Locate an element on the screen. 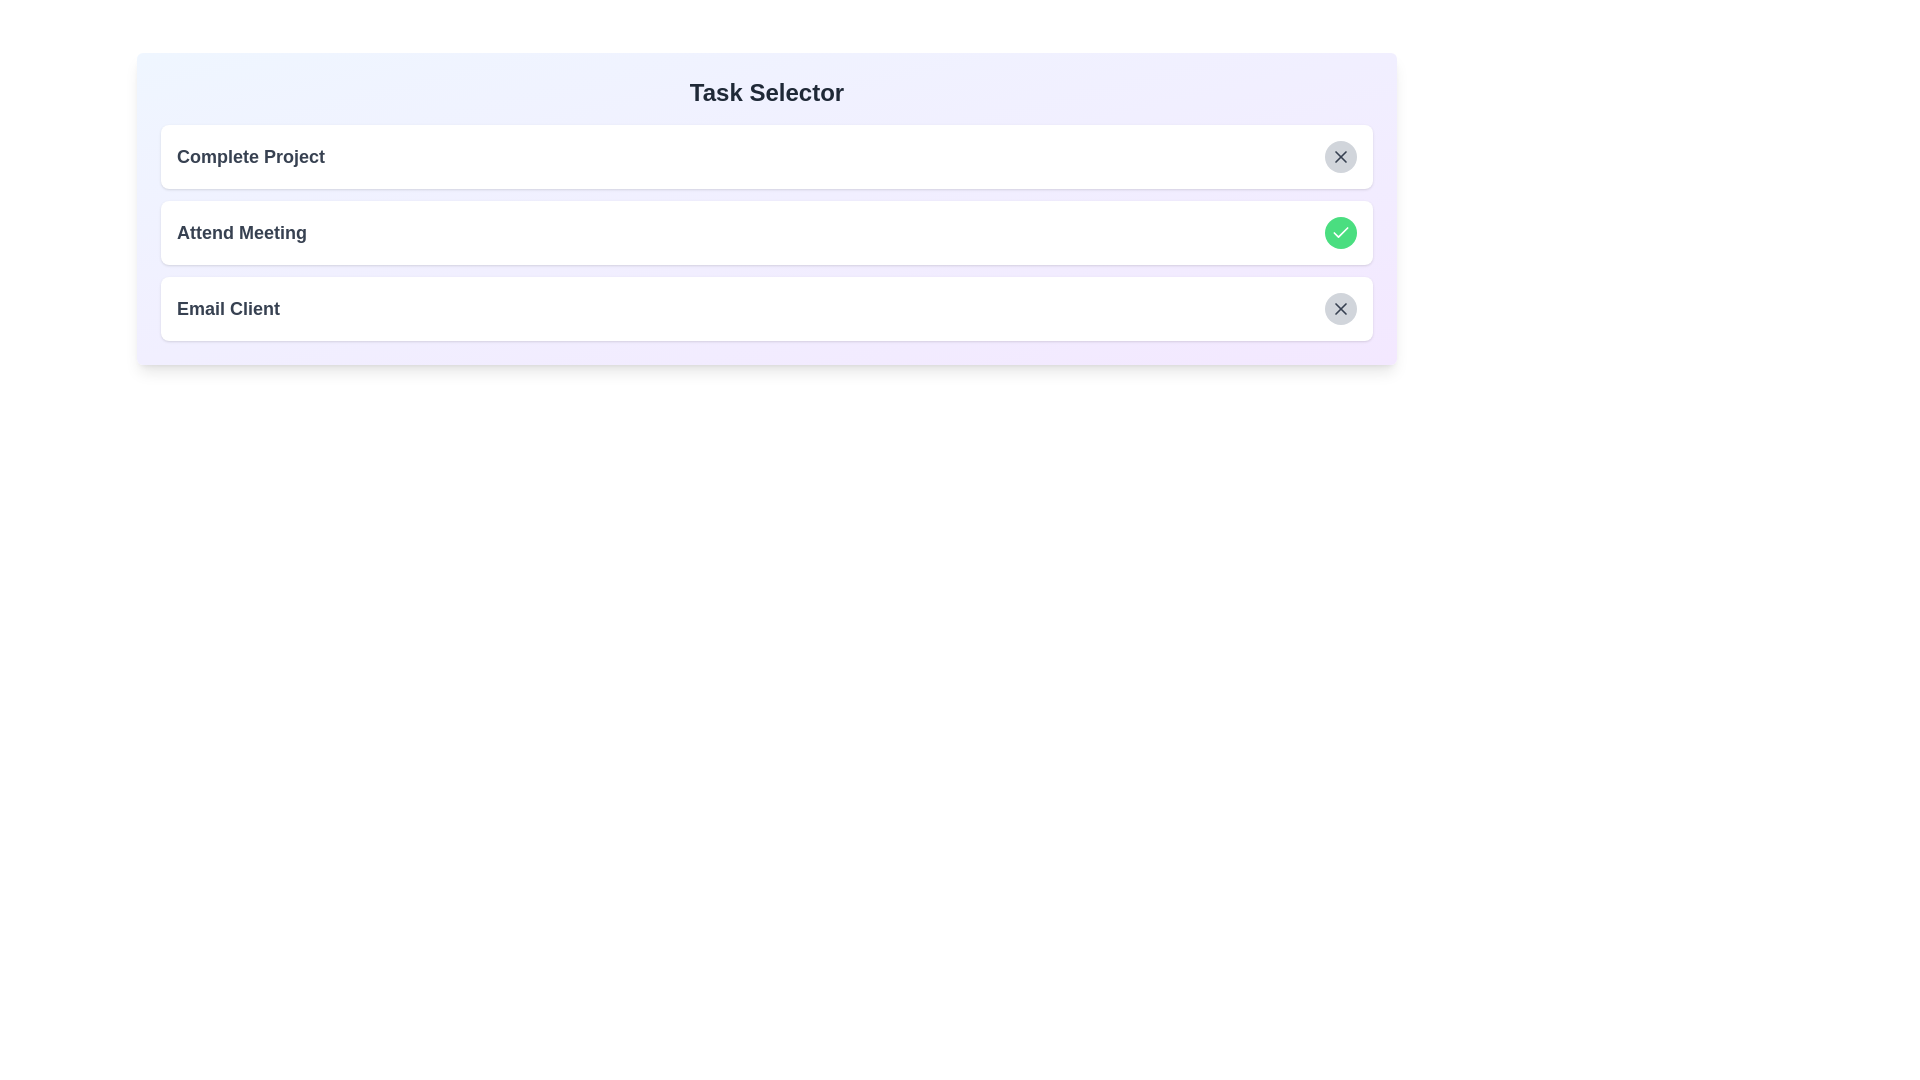  the task Complete Project is located at coordinates (1340, 156).